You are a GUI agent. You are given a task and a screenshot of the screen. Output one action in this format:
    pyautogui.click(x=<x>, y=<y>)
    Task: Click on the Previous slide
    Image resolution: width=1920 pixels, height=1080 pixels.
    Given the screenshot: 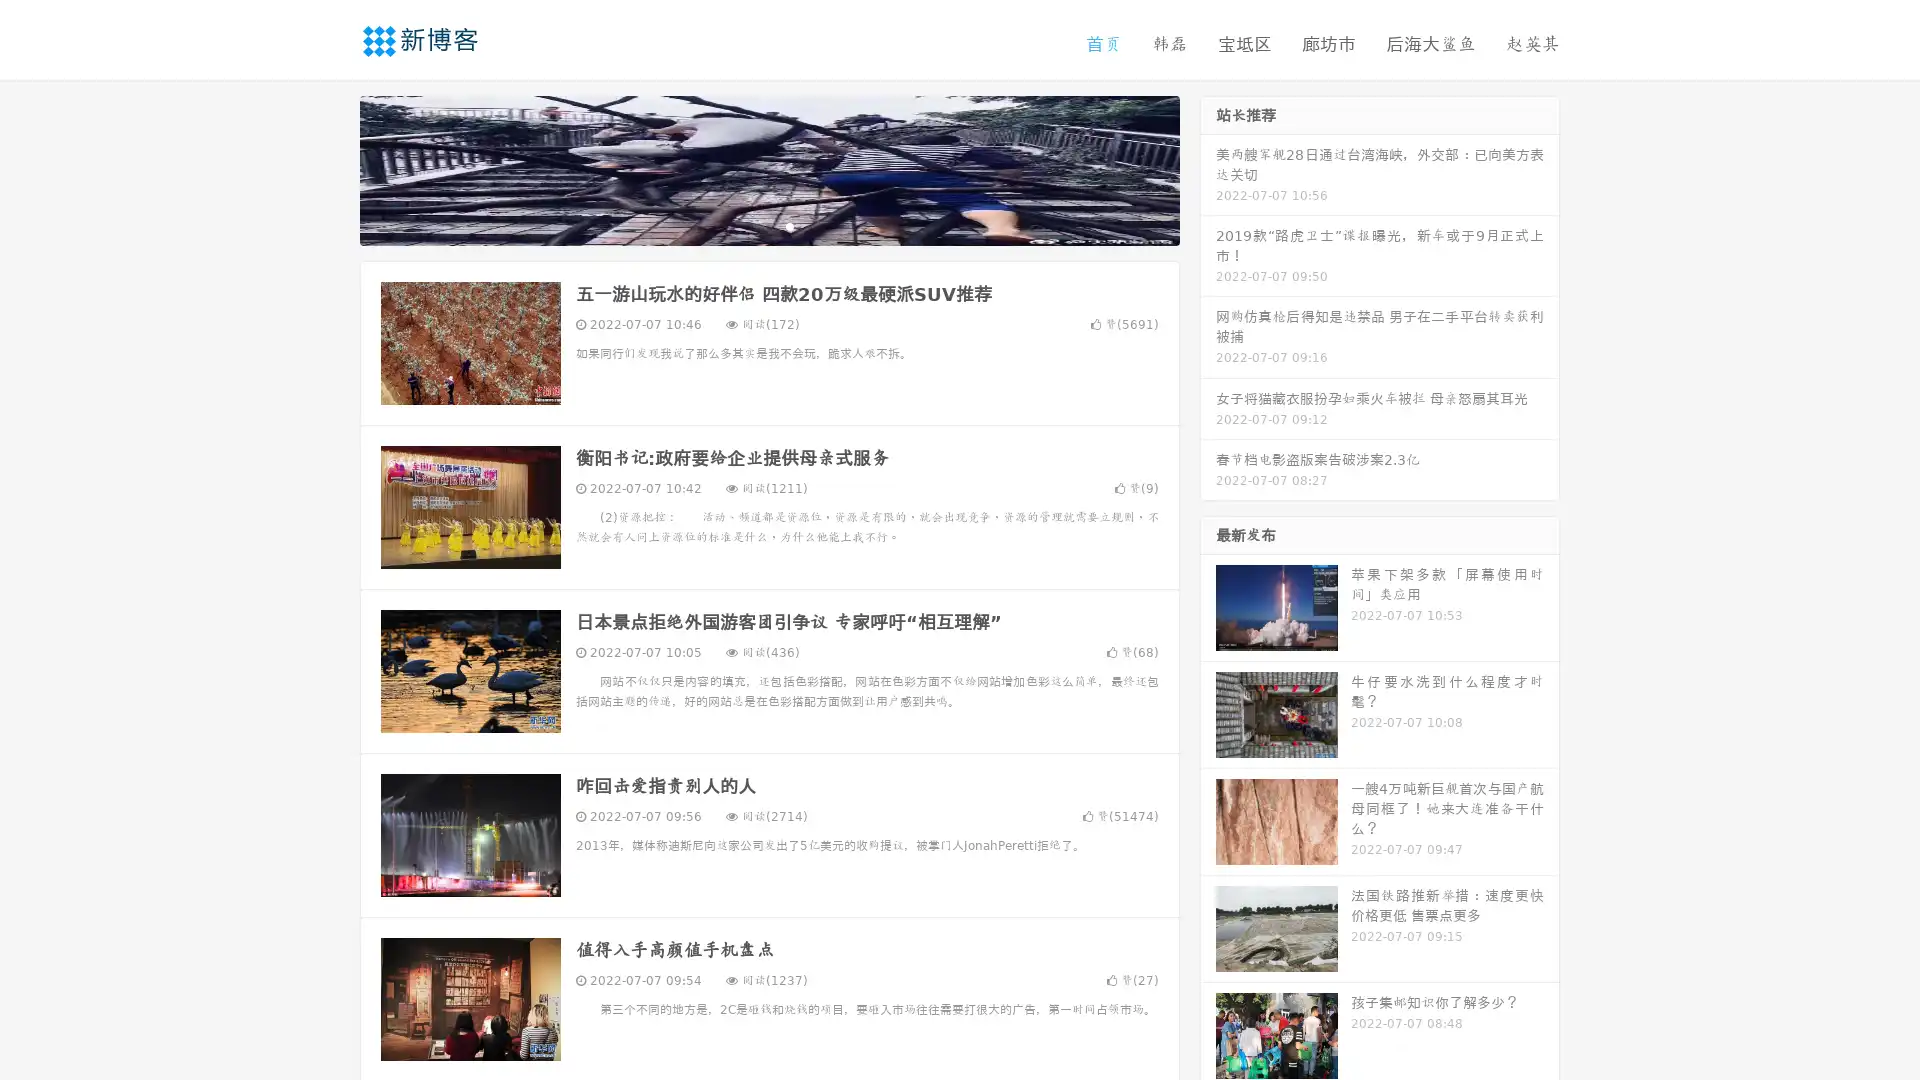 What is the action you would take?
    pyautogui.click(x=330, y=168)
    